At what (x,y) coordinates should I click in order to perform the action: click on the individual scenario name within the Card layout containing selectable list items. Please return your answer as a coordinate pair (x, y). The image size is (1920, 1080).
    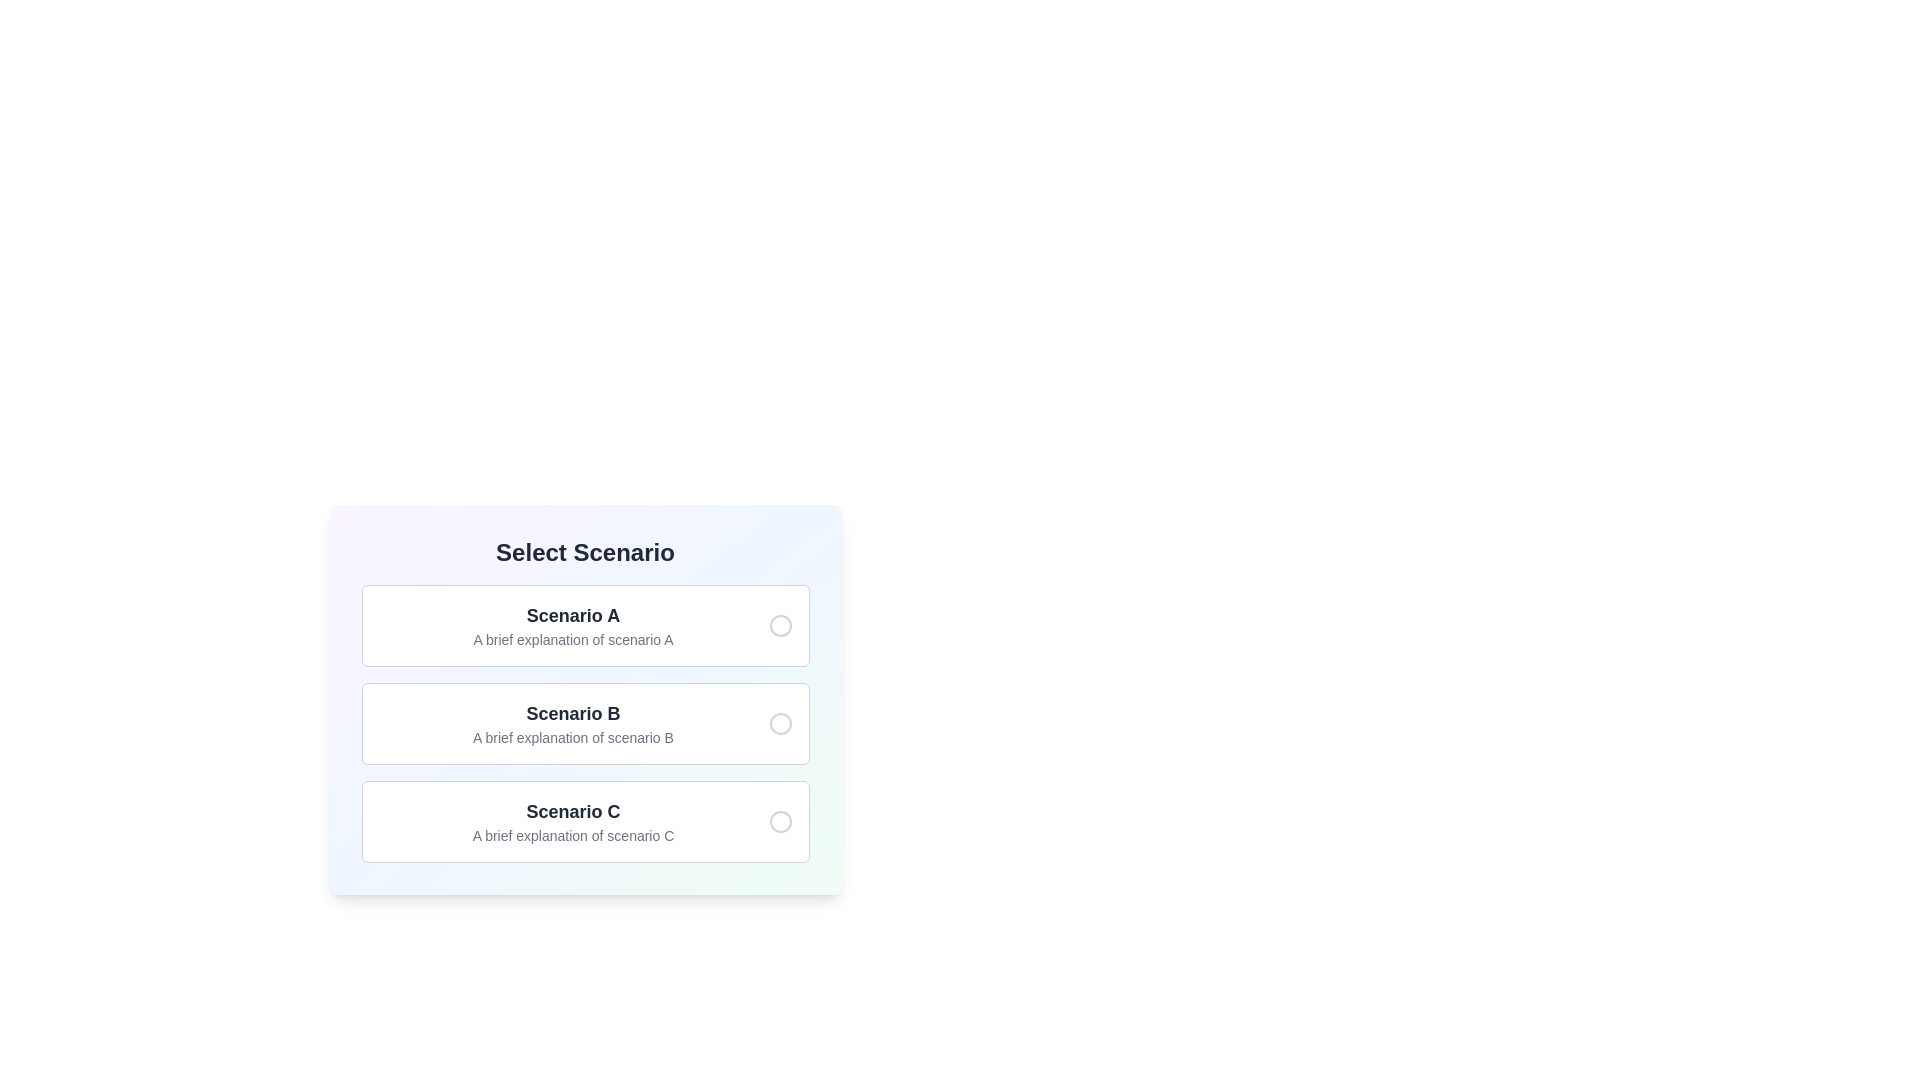
    Looking at the image, I should click on (584, 698).